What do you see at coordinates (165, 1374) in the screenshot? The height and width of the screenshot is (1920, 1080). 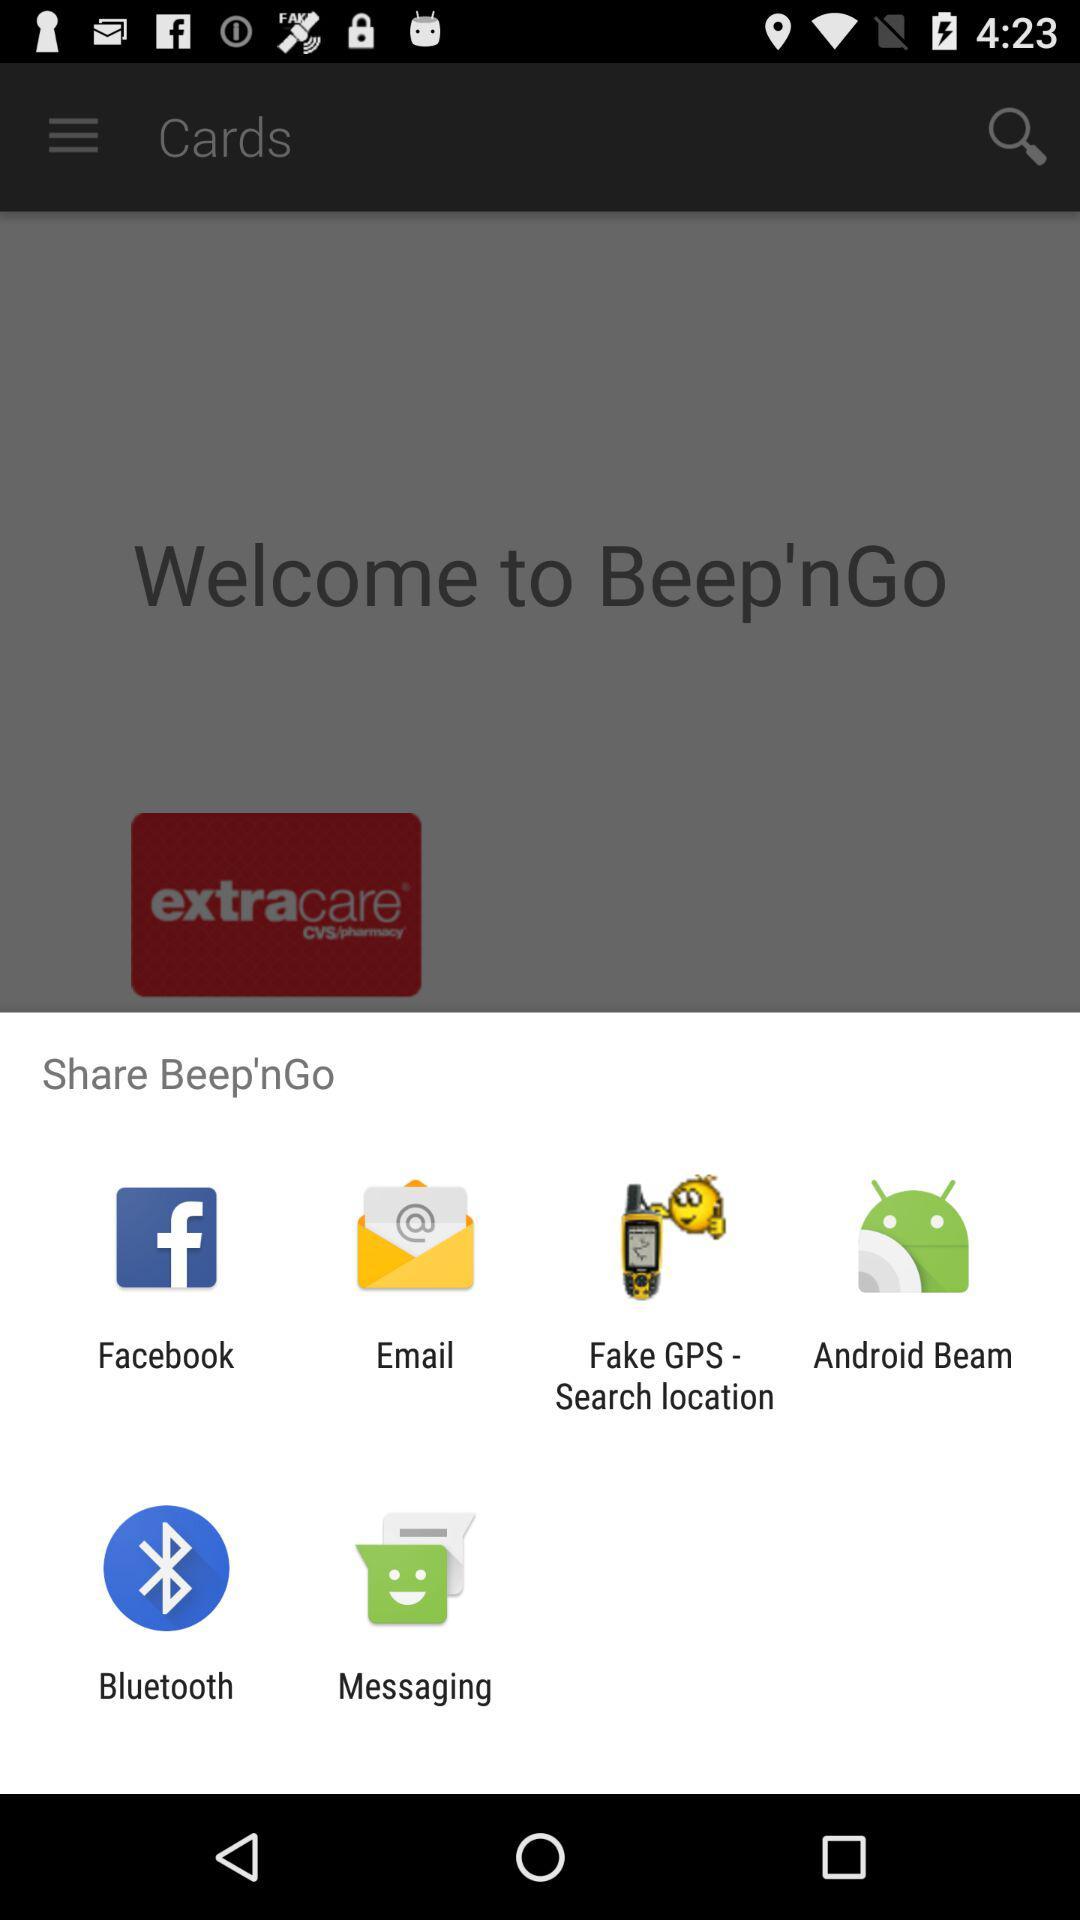 I see `the icon next to the email` at bounding box center [165, 1374].